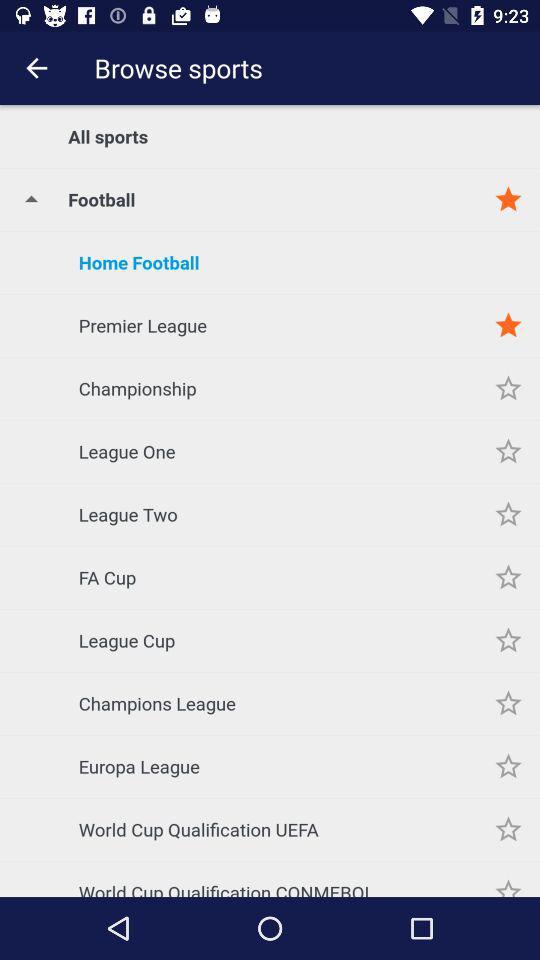 This screenshot has height=960, width=540. What do you see at coordinates (508, 325) in the screenshot?
I see `mark premier league as favorite` at bounding box center [508, 325].